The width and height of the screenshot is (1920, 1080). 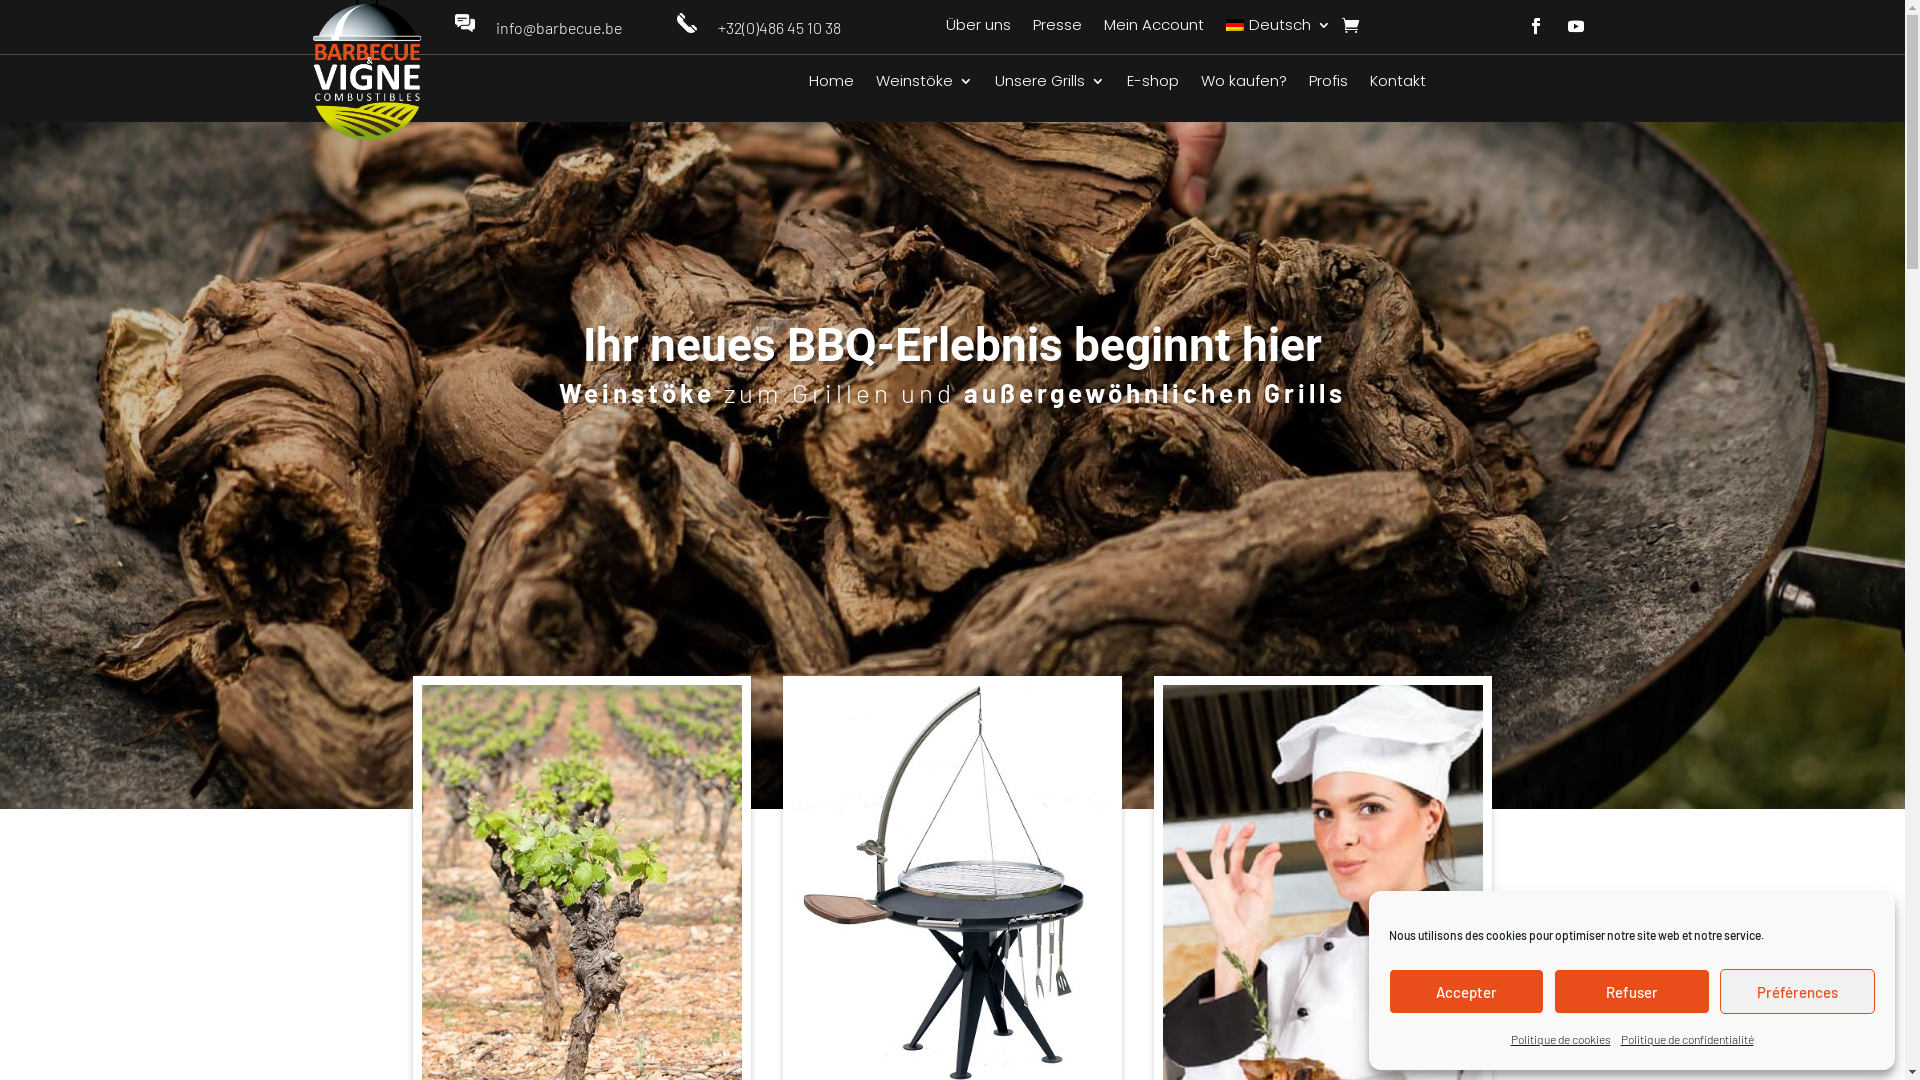 What do you see at coordinates (778, 27) in the screenshot?
I see `'+32(0)486 45 10 38'` at bounding box center [778, 27].